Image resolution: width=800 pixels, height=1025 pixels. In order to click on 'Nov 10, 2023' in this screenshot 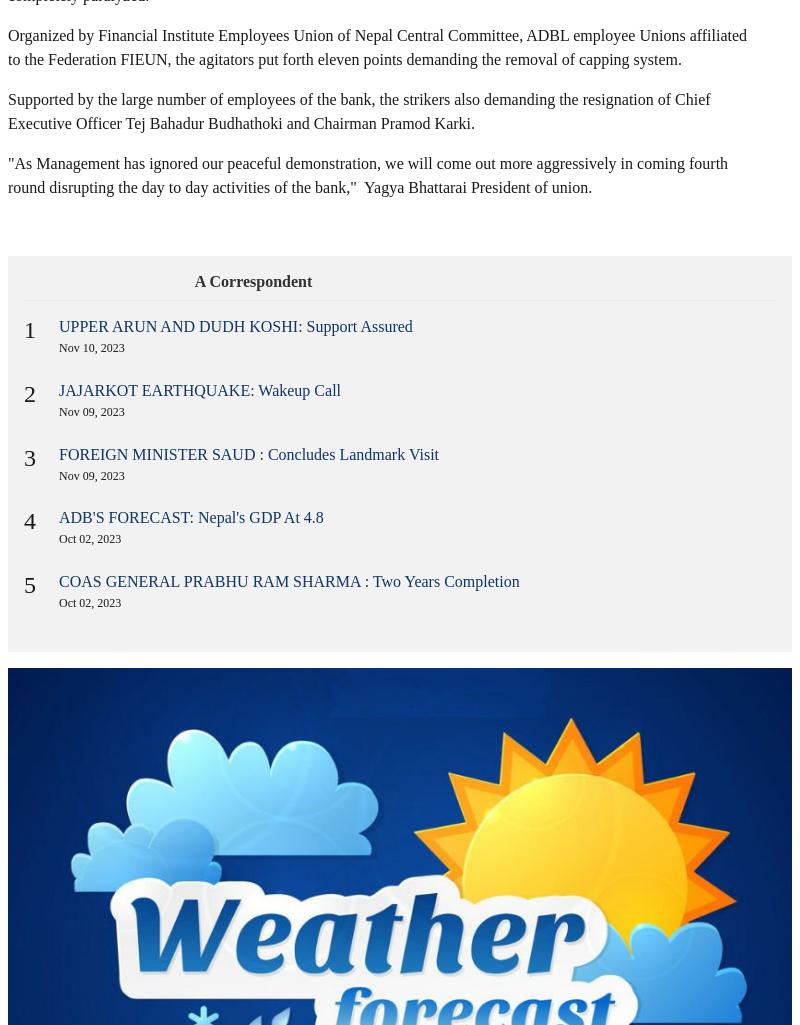, I will do `click(57, 346)`.